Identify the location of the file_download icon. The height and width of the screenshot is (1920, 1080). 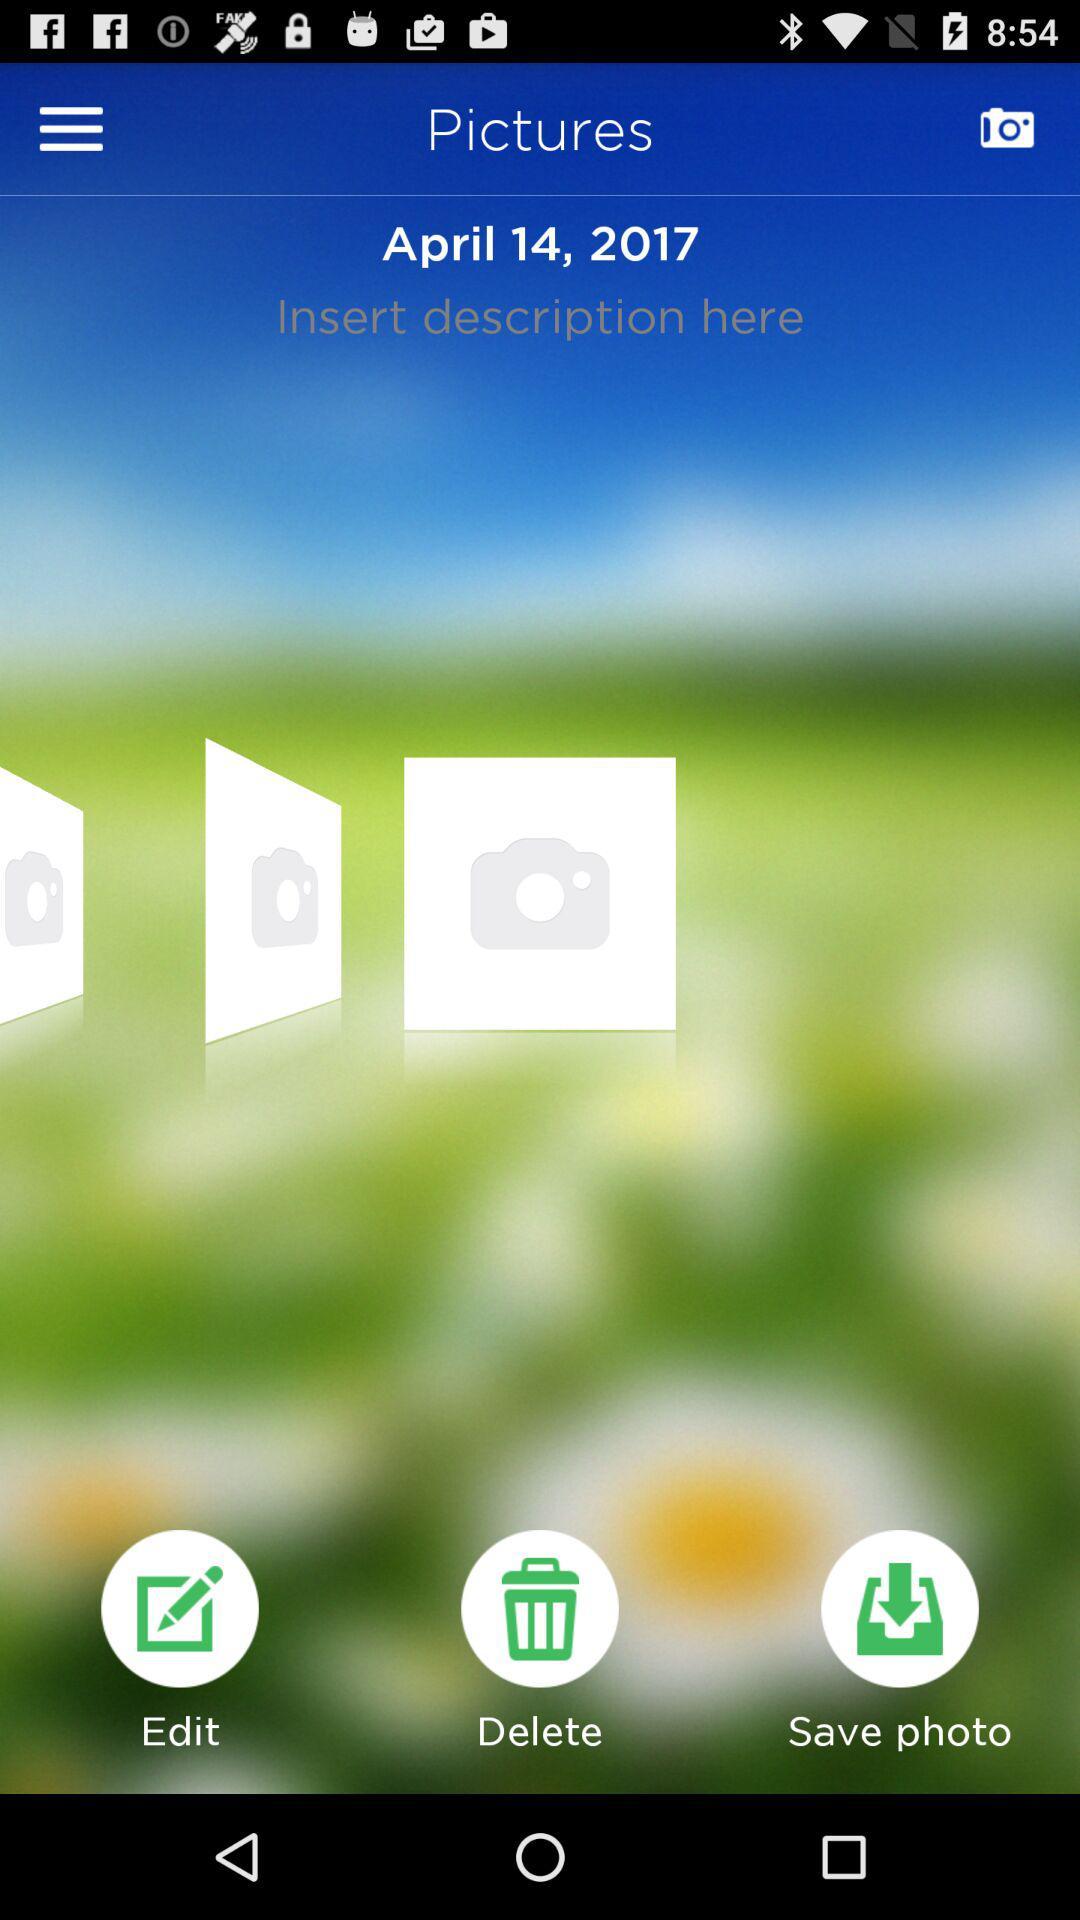
(898, 1720).